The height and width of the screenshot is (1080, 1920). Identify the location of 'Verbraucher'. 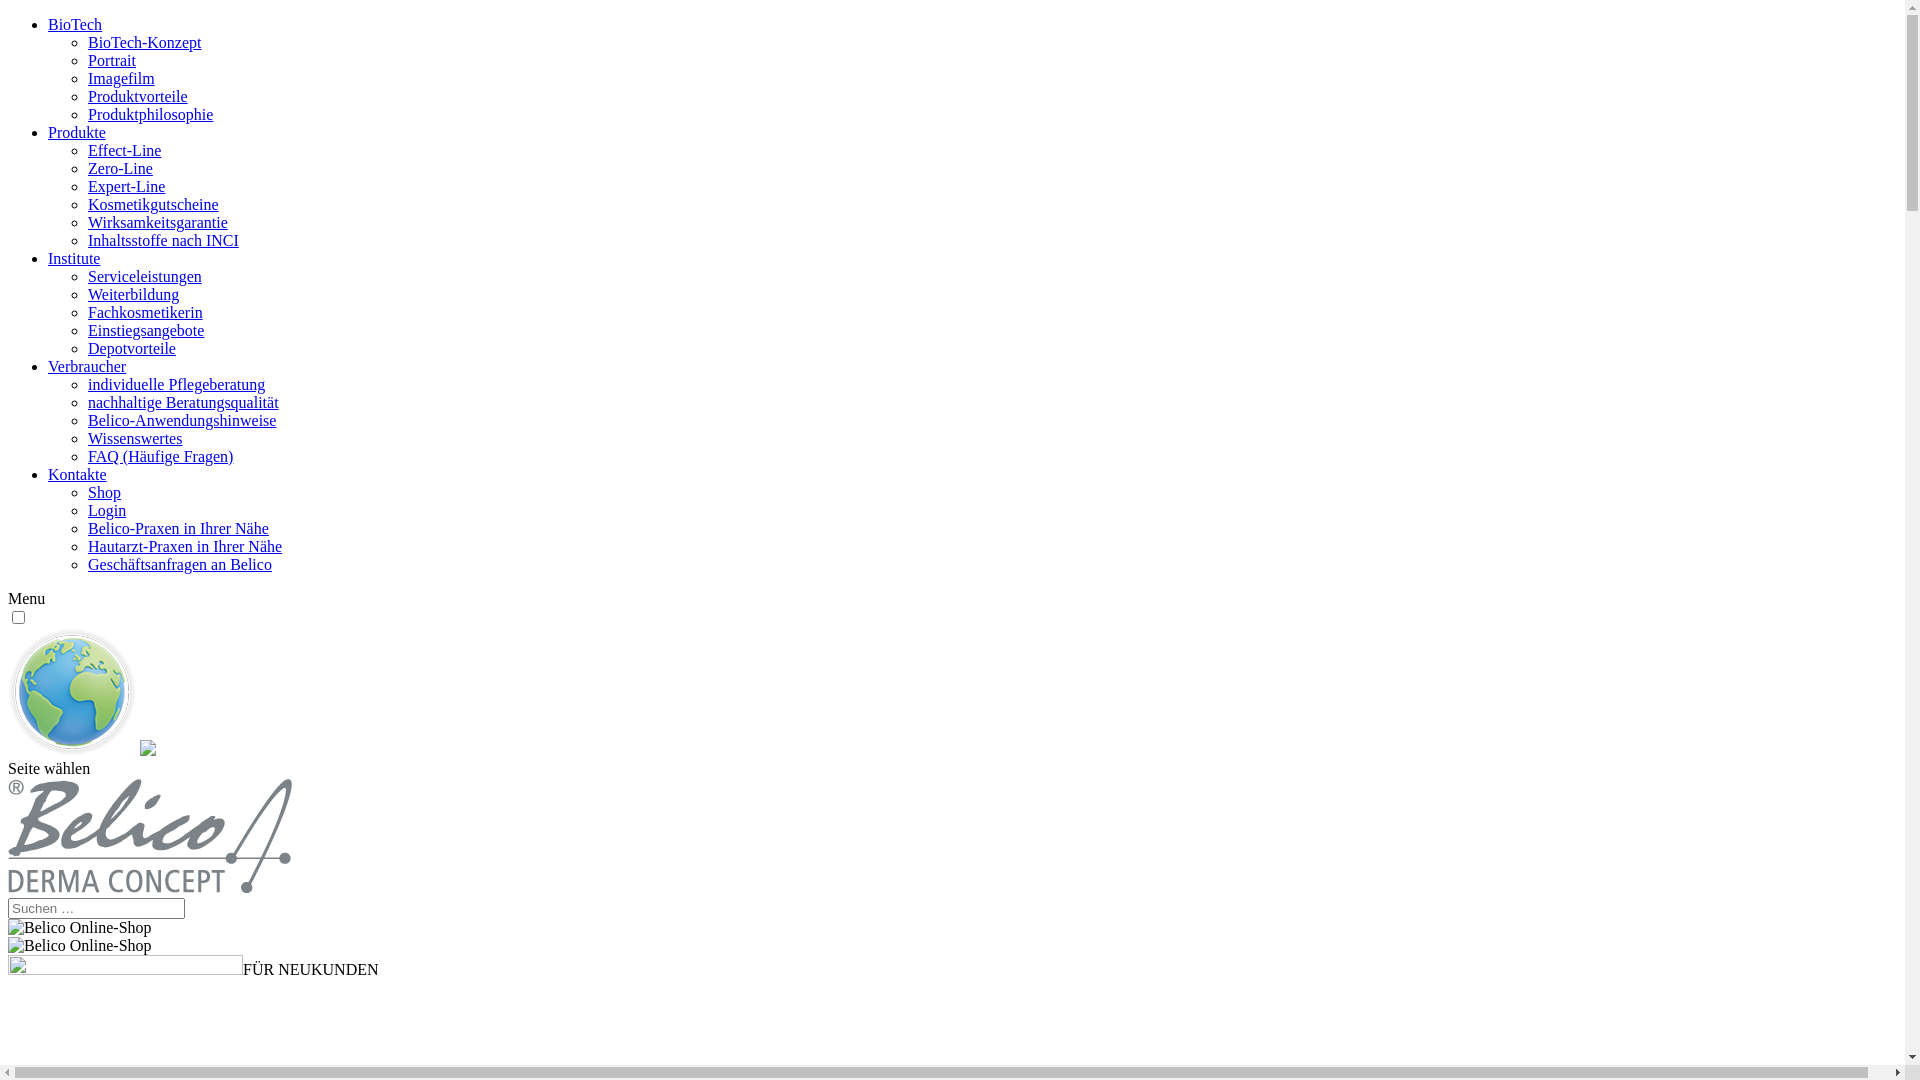
(85, 366).